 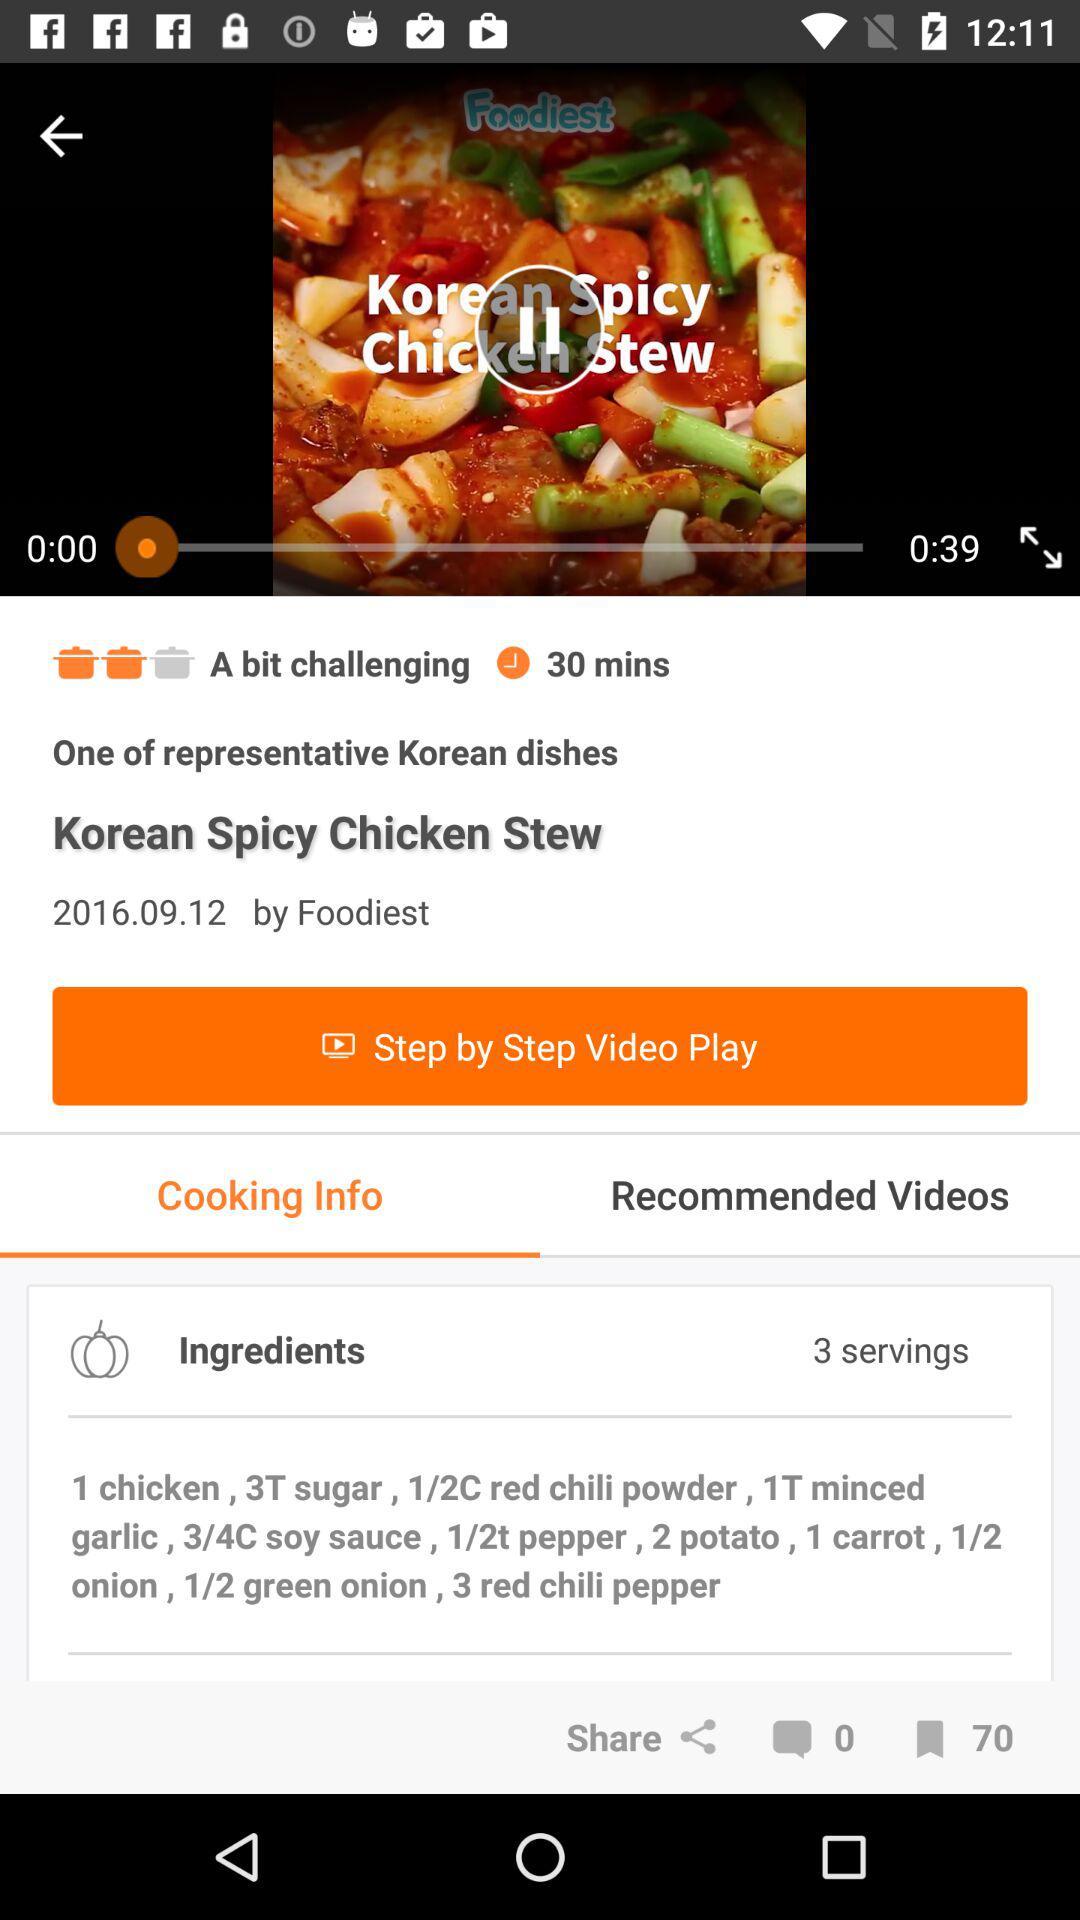 What do you see at coordinates (1039, 547) in the screenshot?
I see `click for full screen` at bounding box center [1039, 547].